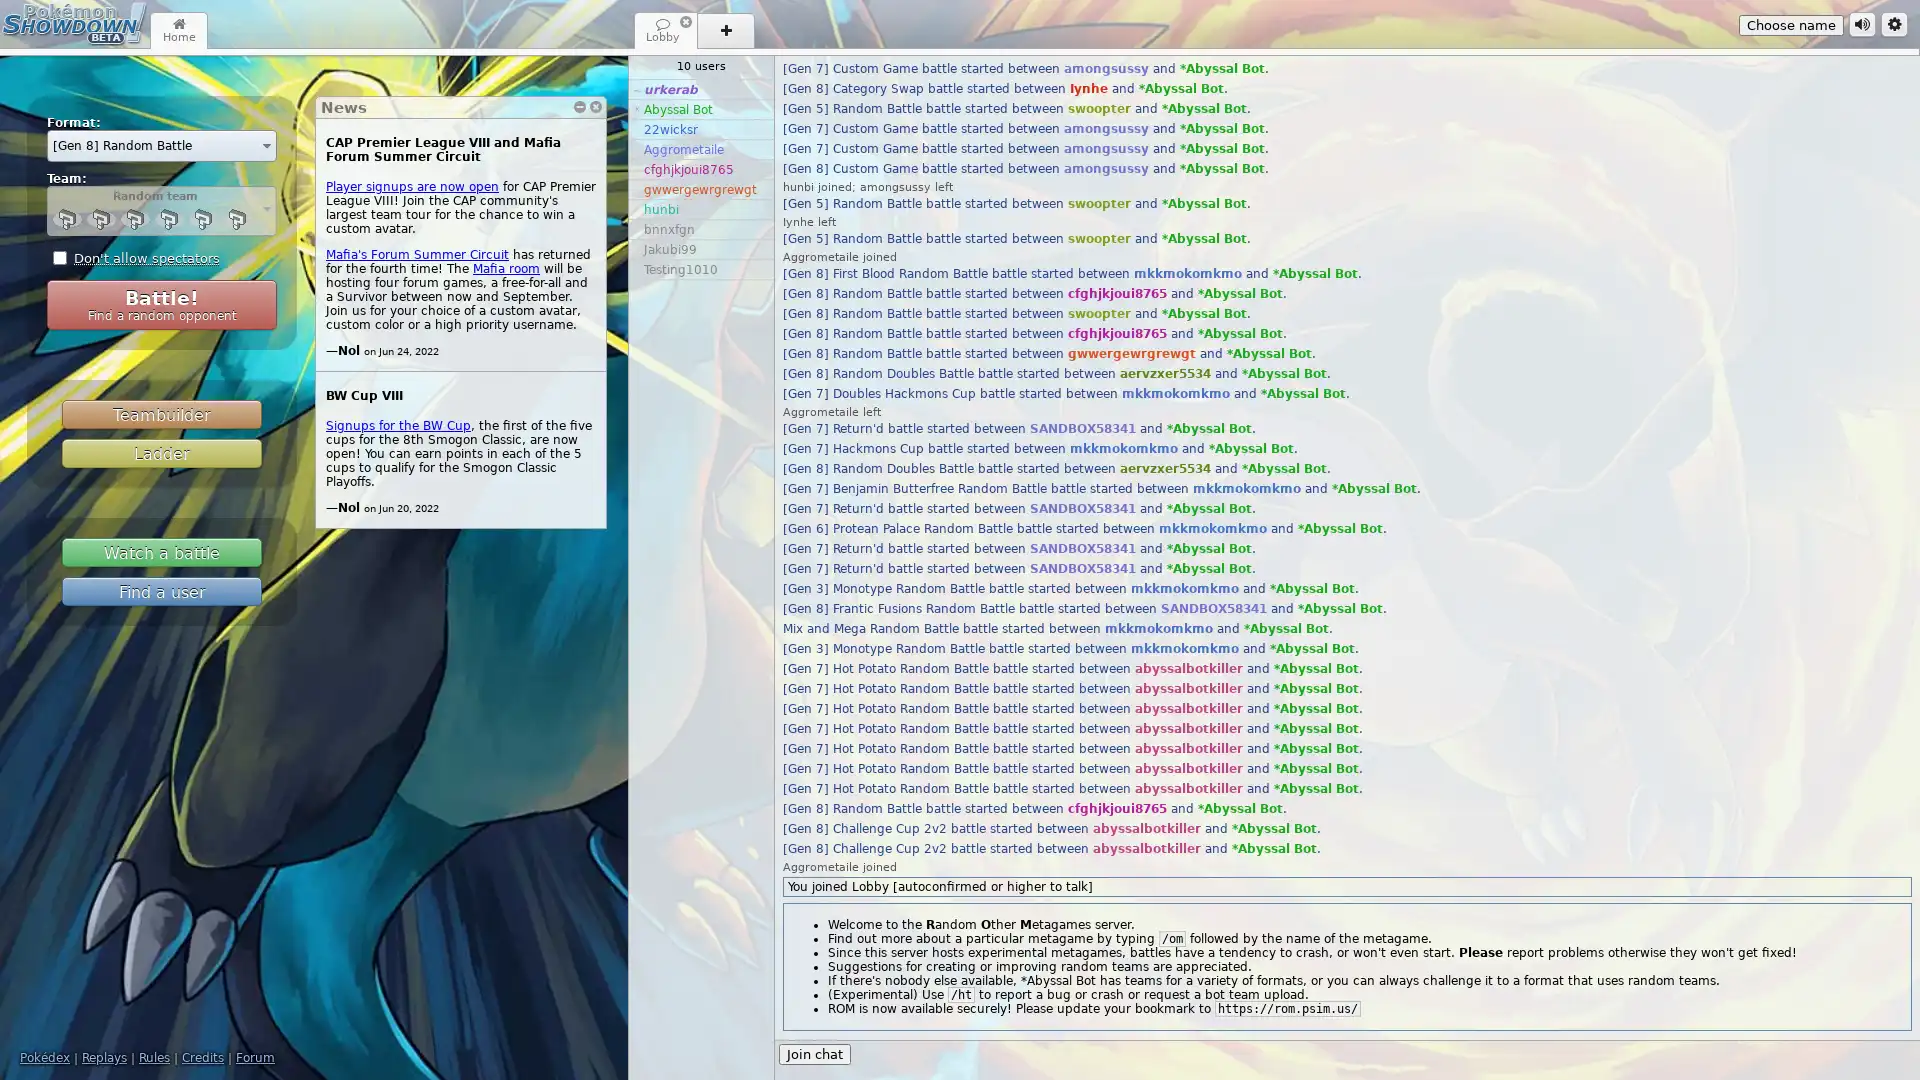  I want to click on Sound, so click(1861, 24).